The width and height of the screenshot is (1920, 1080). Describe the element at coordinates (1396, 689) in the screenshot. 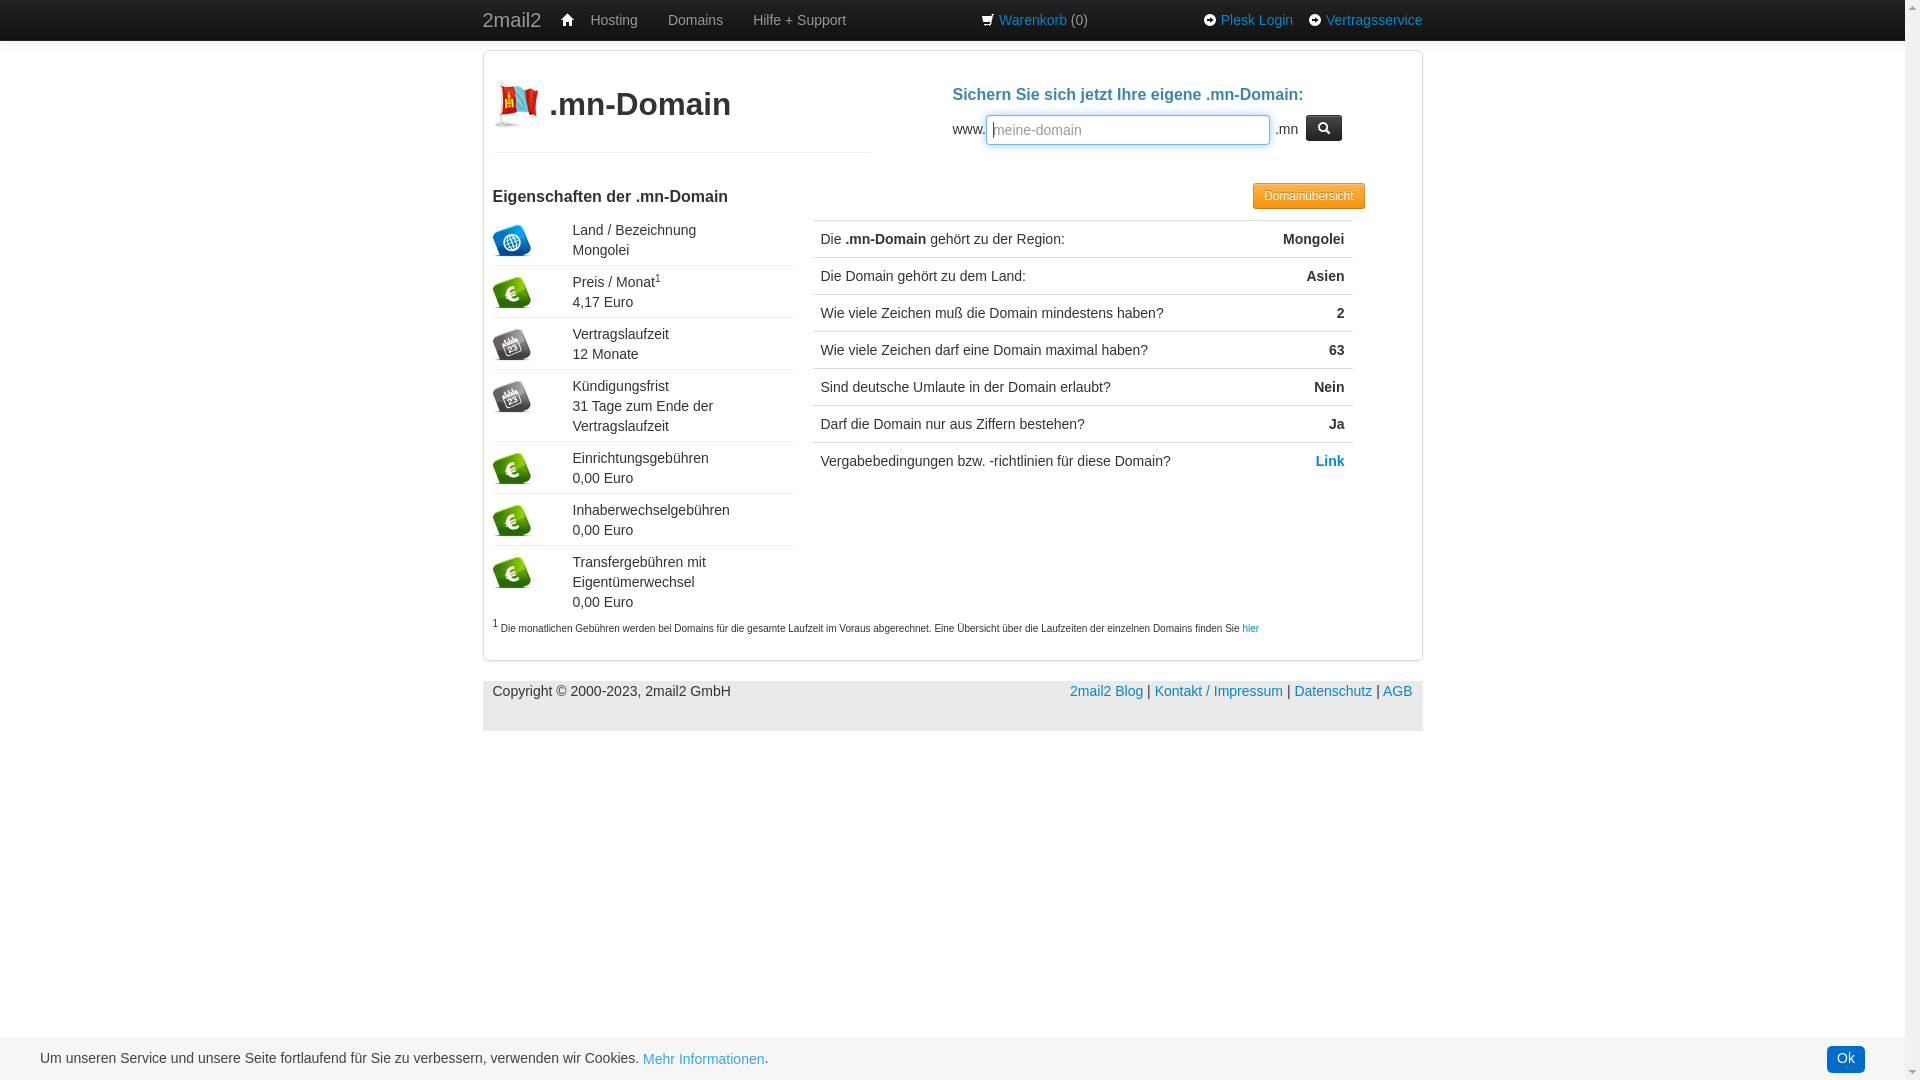

I see `'AGB'` at that location.